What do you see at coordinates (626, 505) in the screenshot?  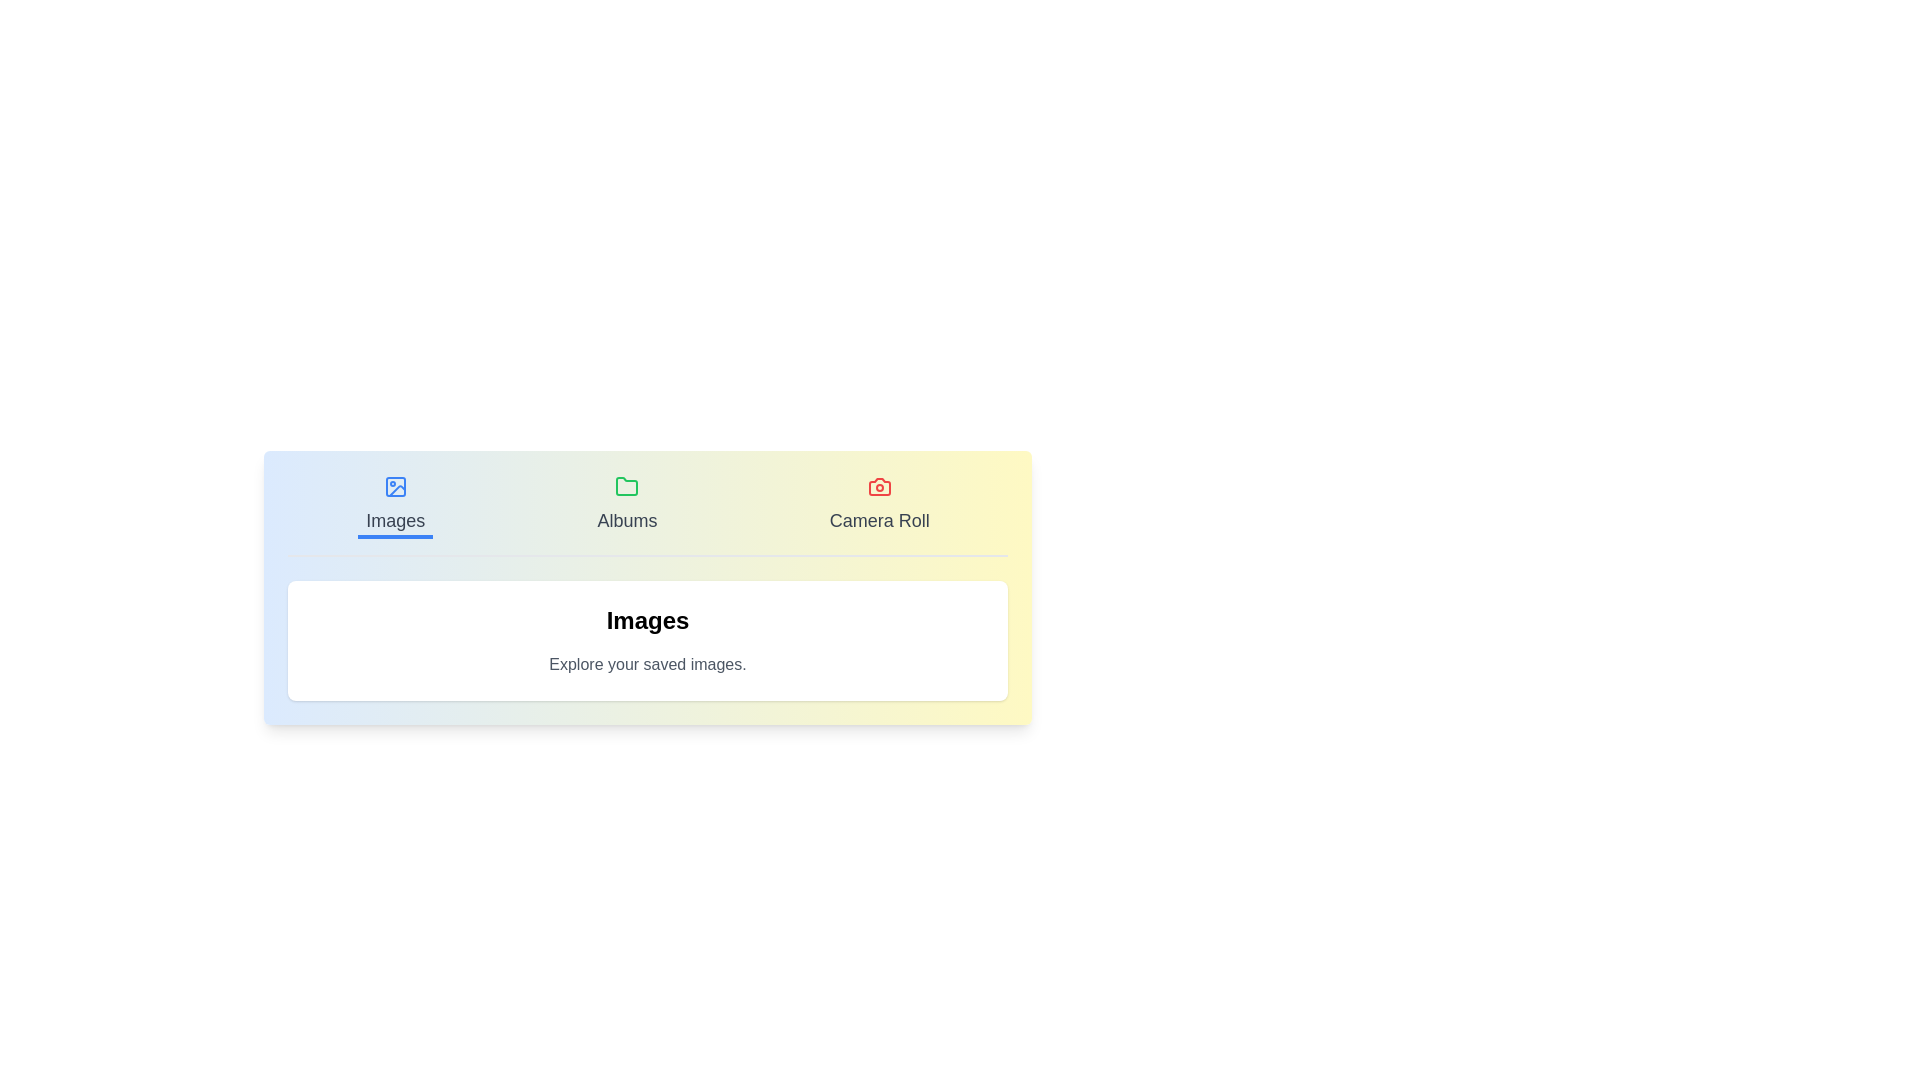 I see `the Albums tab` at bounding box center [626, 505].